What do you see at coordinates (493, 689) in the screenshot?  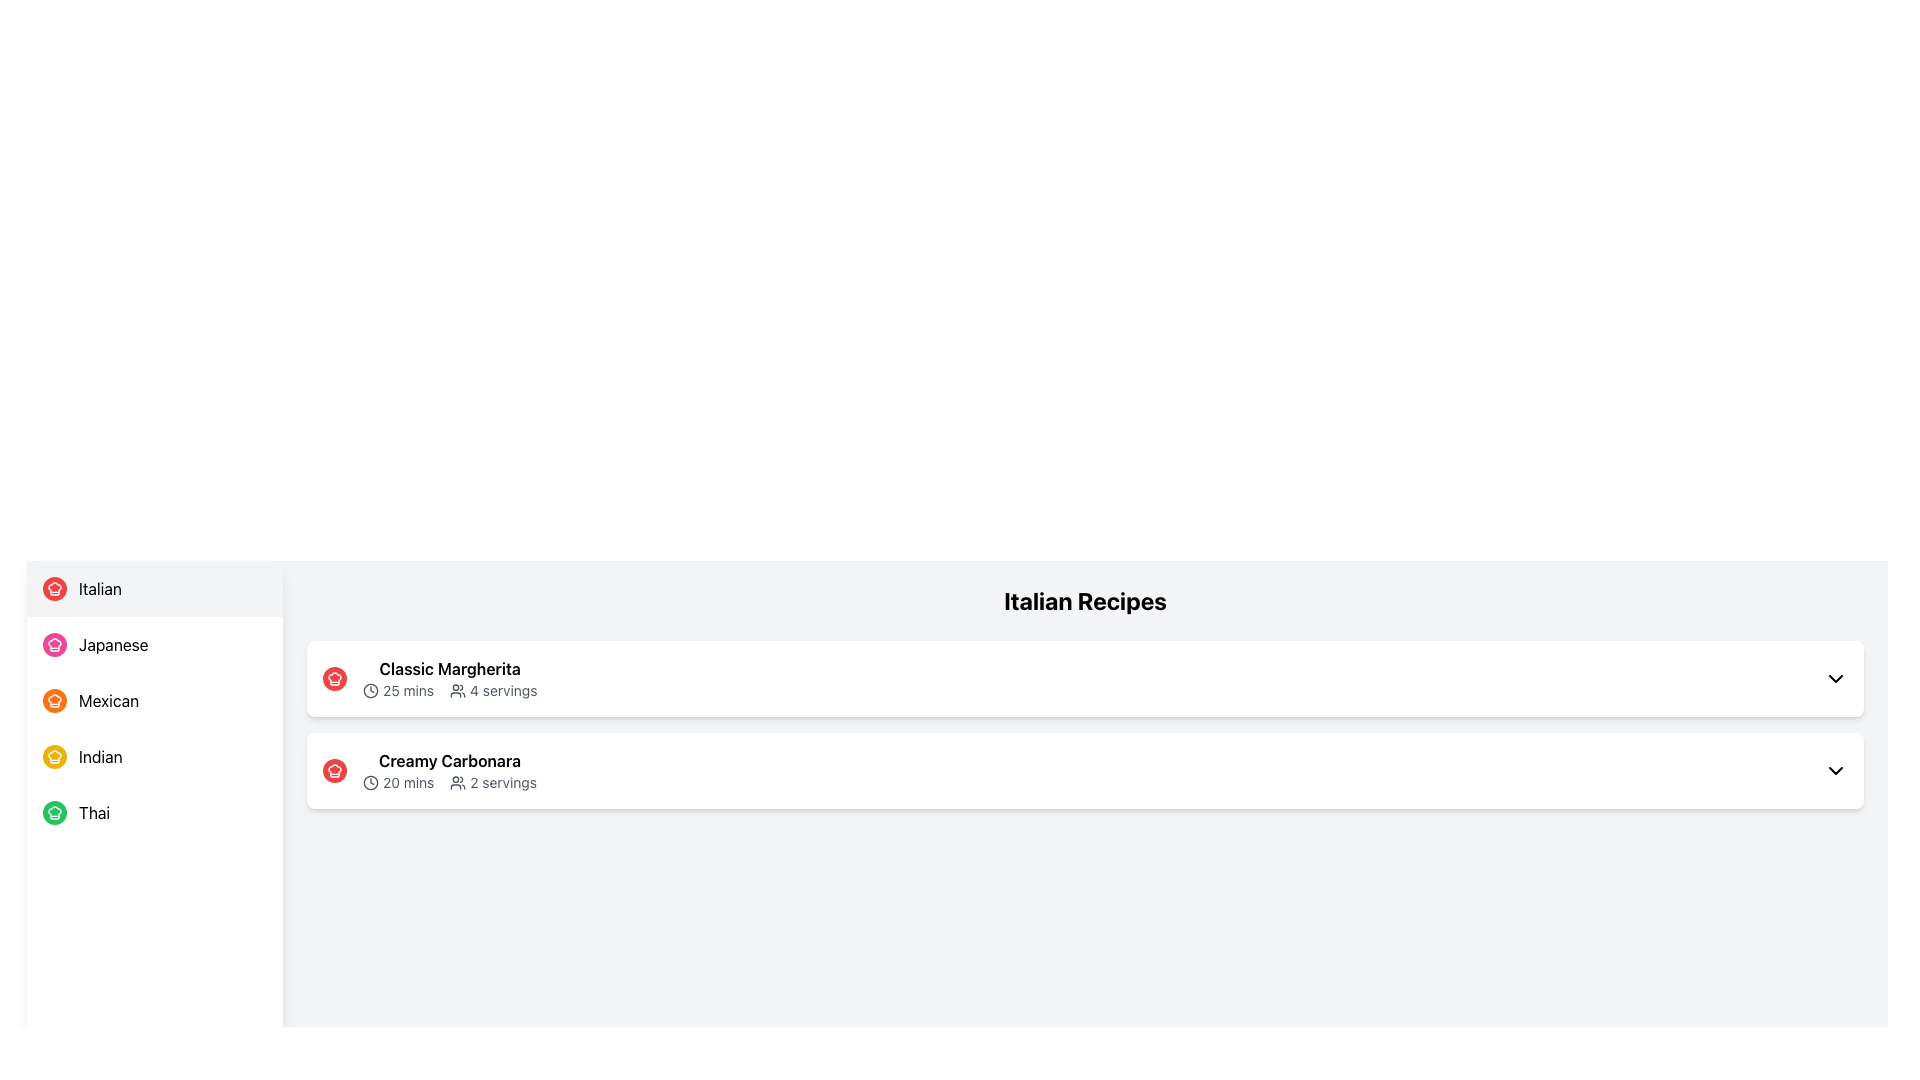 I see `the Text with Icon displaying the number of servings for the 'Classic Margherita' recipe, which is located after the '25 mins' text` at bounding box center [493, 689].